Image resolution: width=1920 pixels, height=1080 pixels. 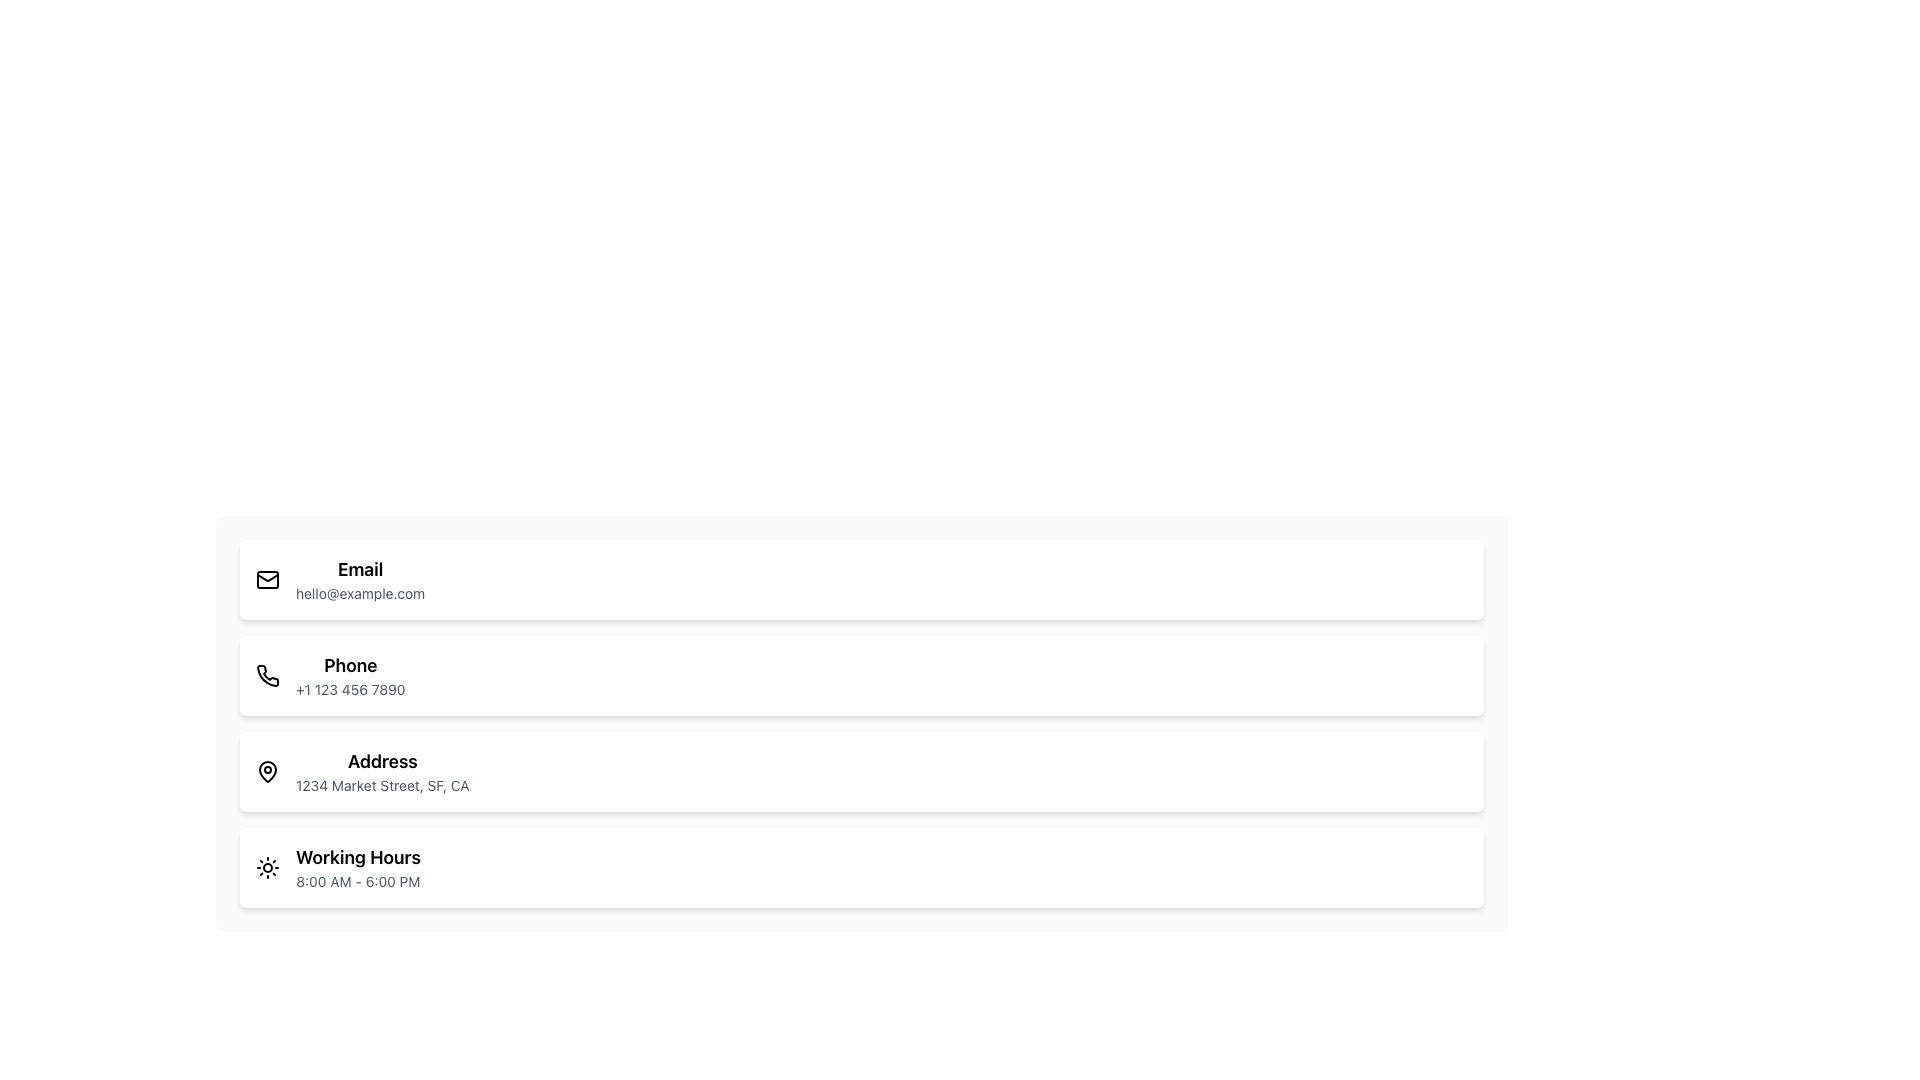 I want to click on the static text display showing '1234 Market Street, SF, CA.', so click(x=382, y=785).